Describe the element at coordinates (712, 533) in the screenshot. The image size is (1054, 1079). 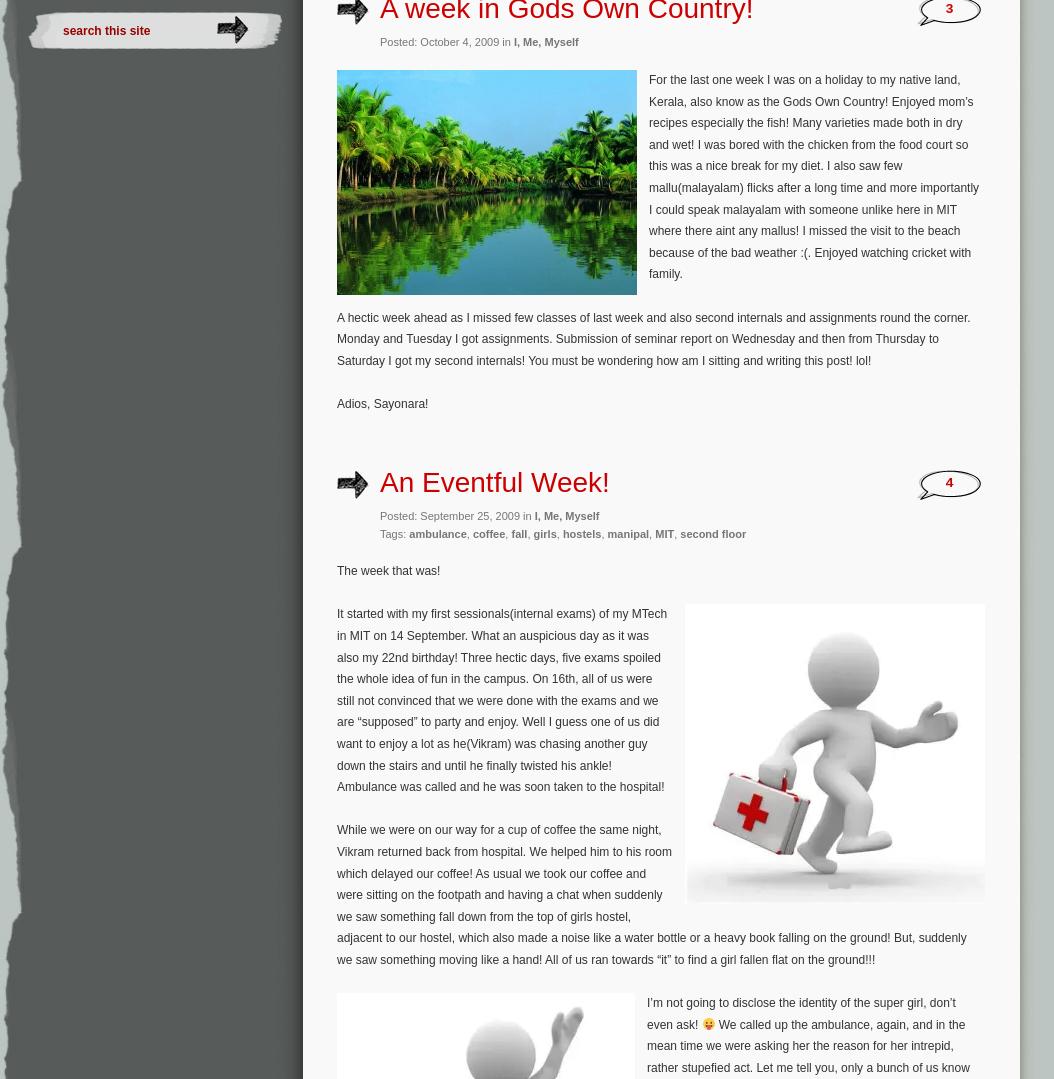
I see `'second floor'` at that location.